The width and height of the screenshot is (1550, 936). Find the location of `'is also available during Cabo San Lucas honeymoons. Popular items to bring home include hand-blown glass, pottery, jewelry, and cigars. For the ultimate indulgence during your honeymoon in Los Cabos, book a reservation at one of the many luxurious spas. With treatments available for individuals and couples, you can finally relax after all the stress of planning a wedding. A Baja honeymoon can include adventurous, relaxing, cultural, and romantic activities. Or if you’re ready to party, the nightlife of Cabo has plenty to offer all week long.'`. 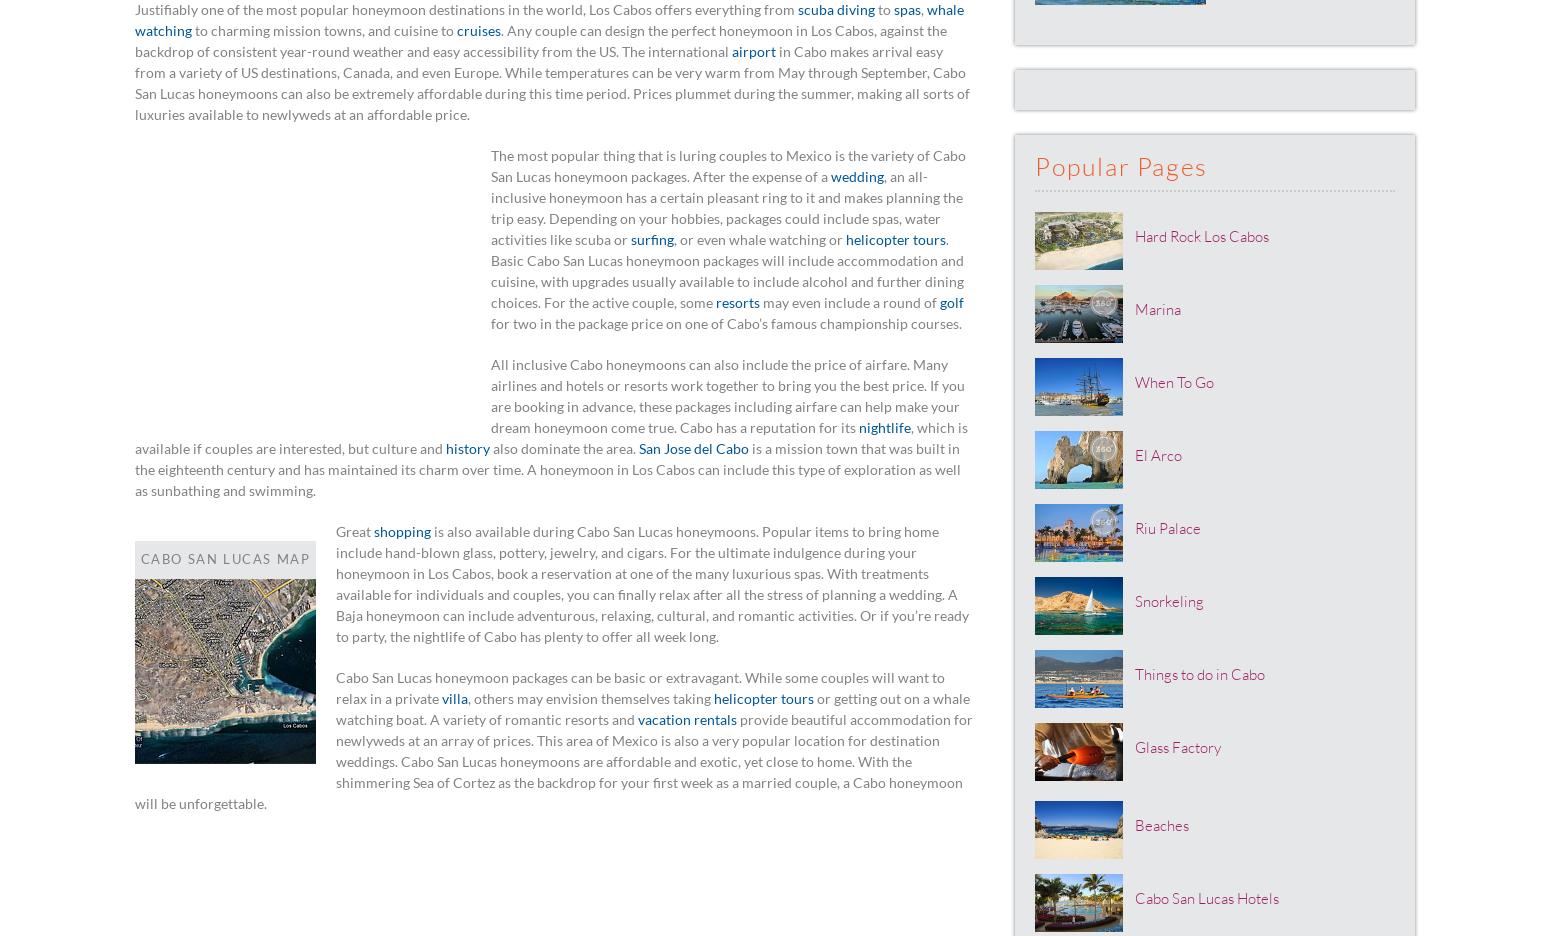

'is also available during Cabo San Lucas honeymoons. Popular items to bring home include hand-blown glass, pottery, jewelry, and cigars. For the ultimate indulgence during your honeymoon in Los Cabos, book a reservation at one of the many luxurious spas. With treatments available for individuals and couples, you can finally relax after all the stress of planning a wedding. A Baja honeymoon can include adventurous, relaxing, cultural, and romantic activities. Or if you’re ready to party, the nightlife of Cabo has plenty to offer all week long.' is located at coordinates (651, 582).